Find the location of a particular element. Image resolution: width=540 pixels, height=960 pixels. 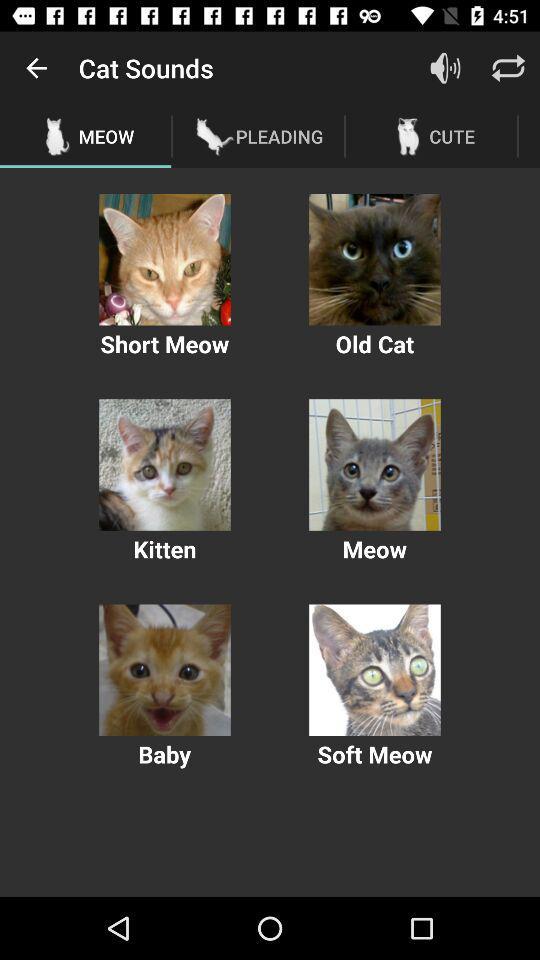

expand image is located at coordinates (164, 670).